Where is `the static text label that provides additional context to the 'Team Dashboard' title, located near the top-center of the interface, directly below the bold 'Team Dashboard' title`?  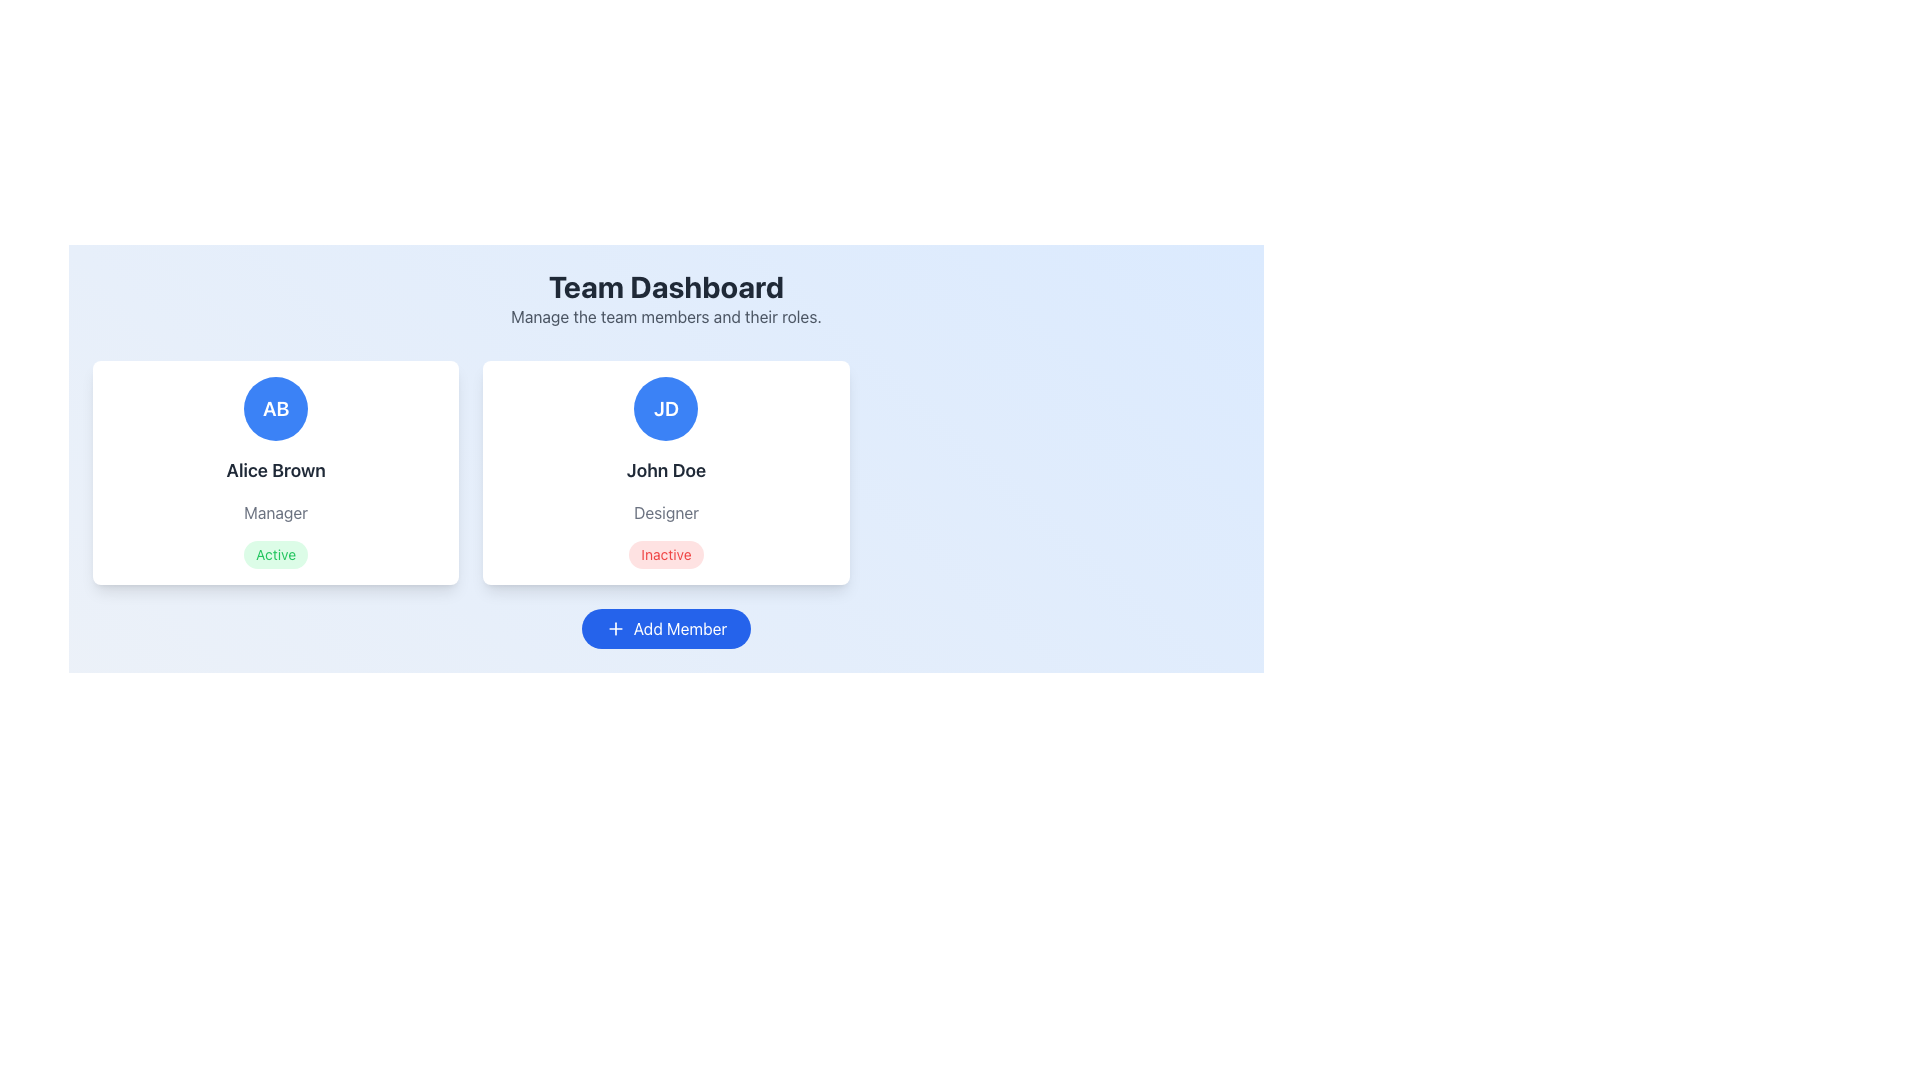
the static text label that provides additional context to the 'Team Dashboard' title, located near the top-center of the interface, directly below the bold 'Team Dashboard' title is located at coordinates (666, 315).